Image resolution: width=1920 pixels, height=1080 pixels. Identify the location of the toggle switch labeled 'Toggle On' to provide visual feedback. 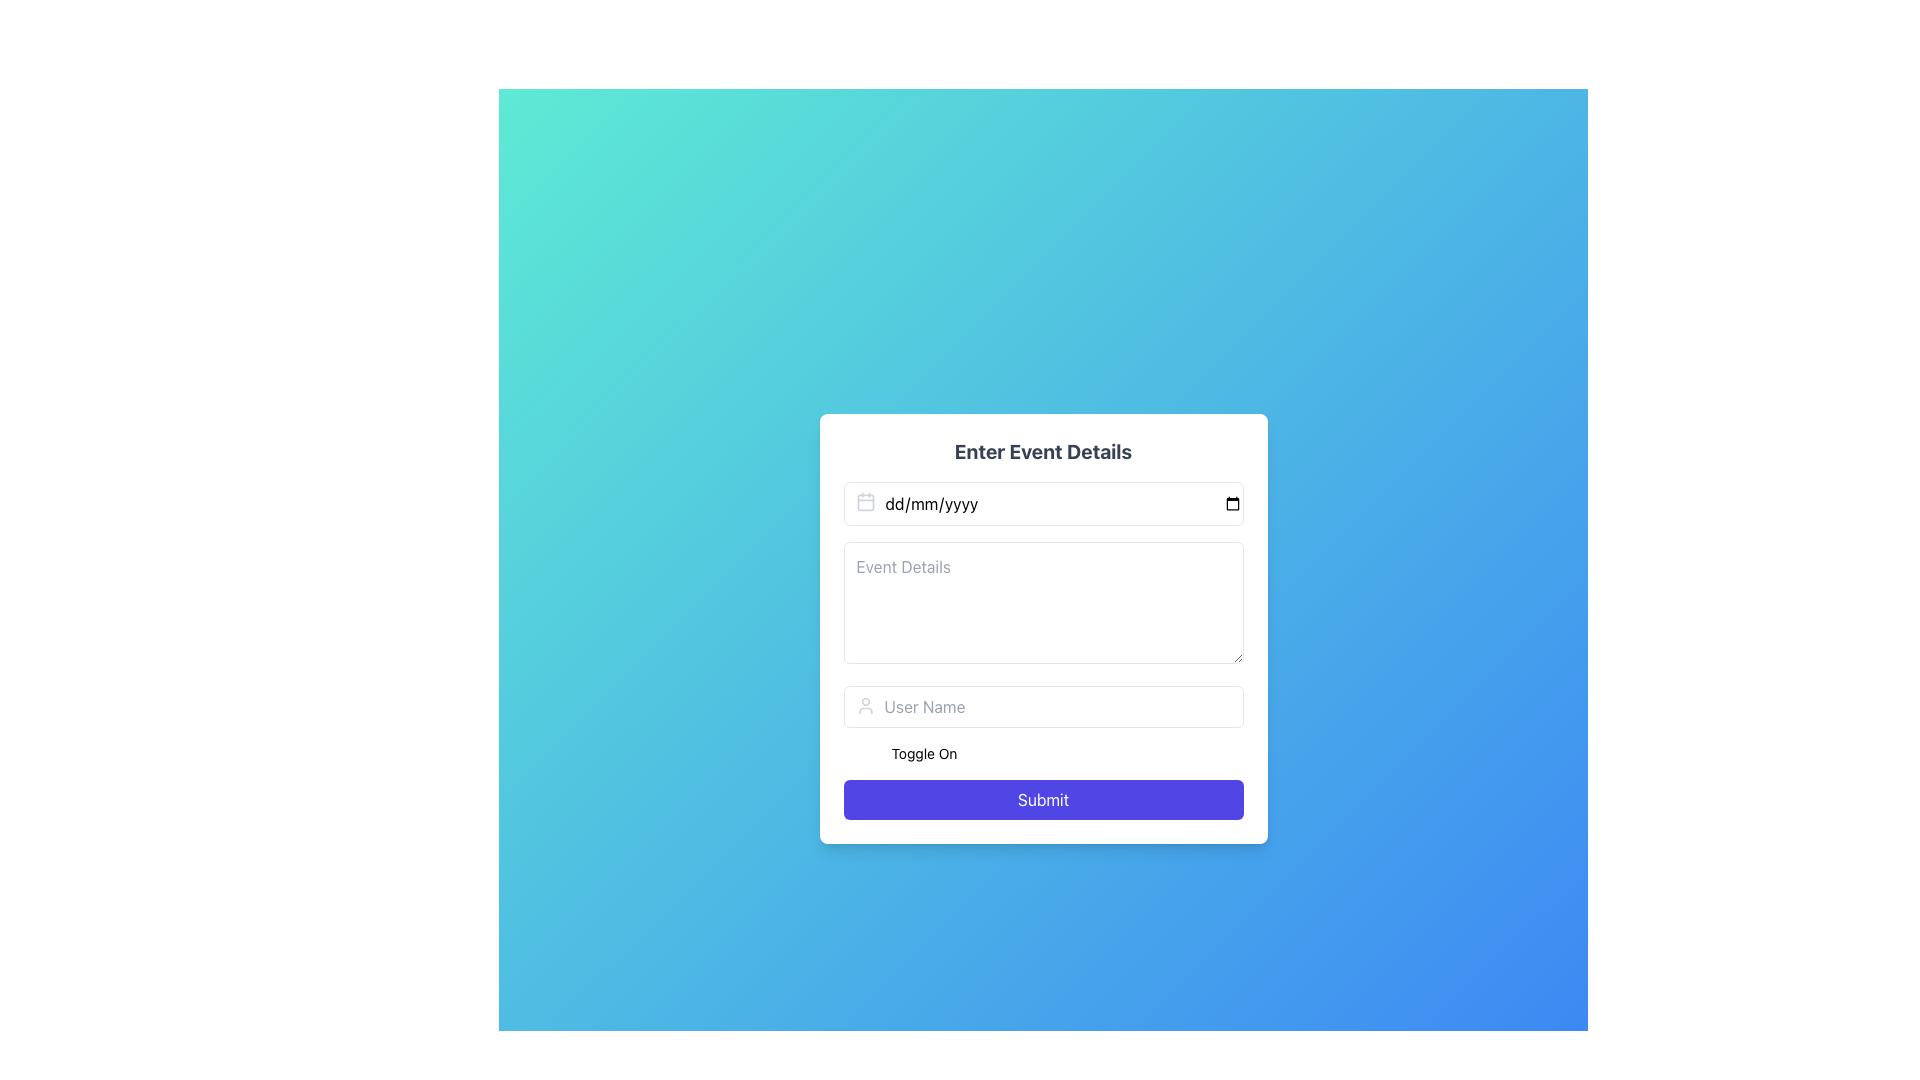
(1042, 753).